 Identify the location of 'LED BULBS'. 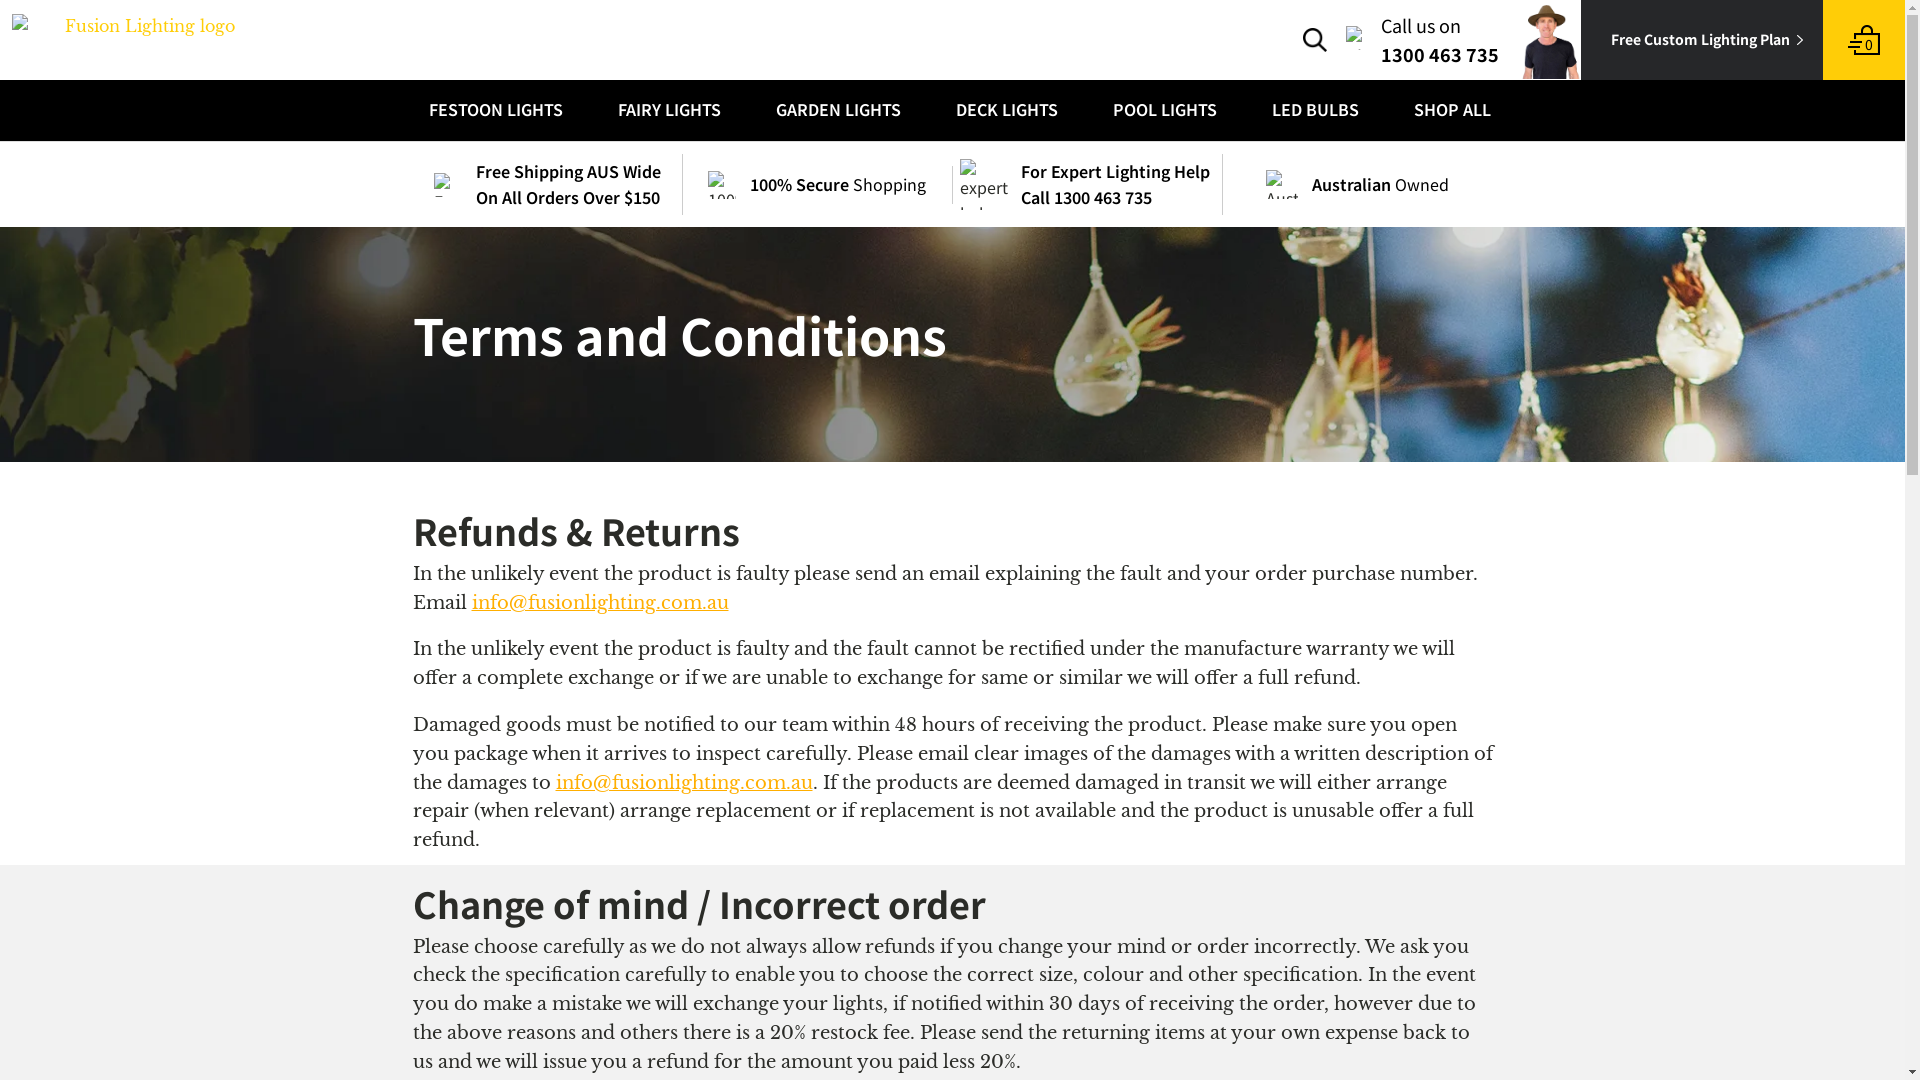
(1308, 110).